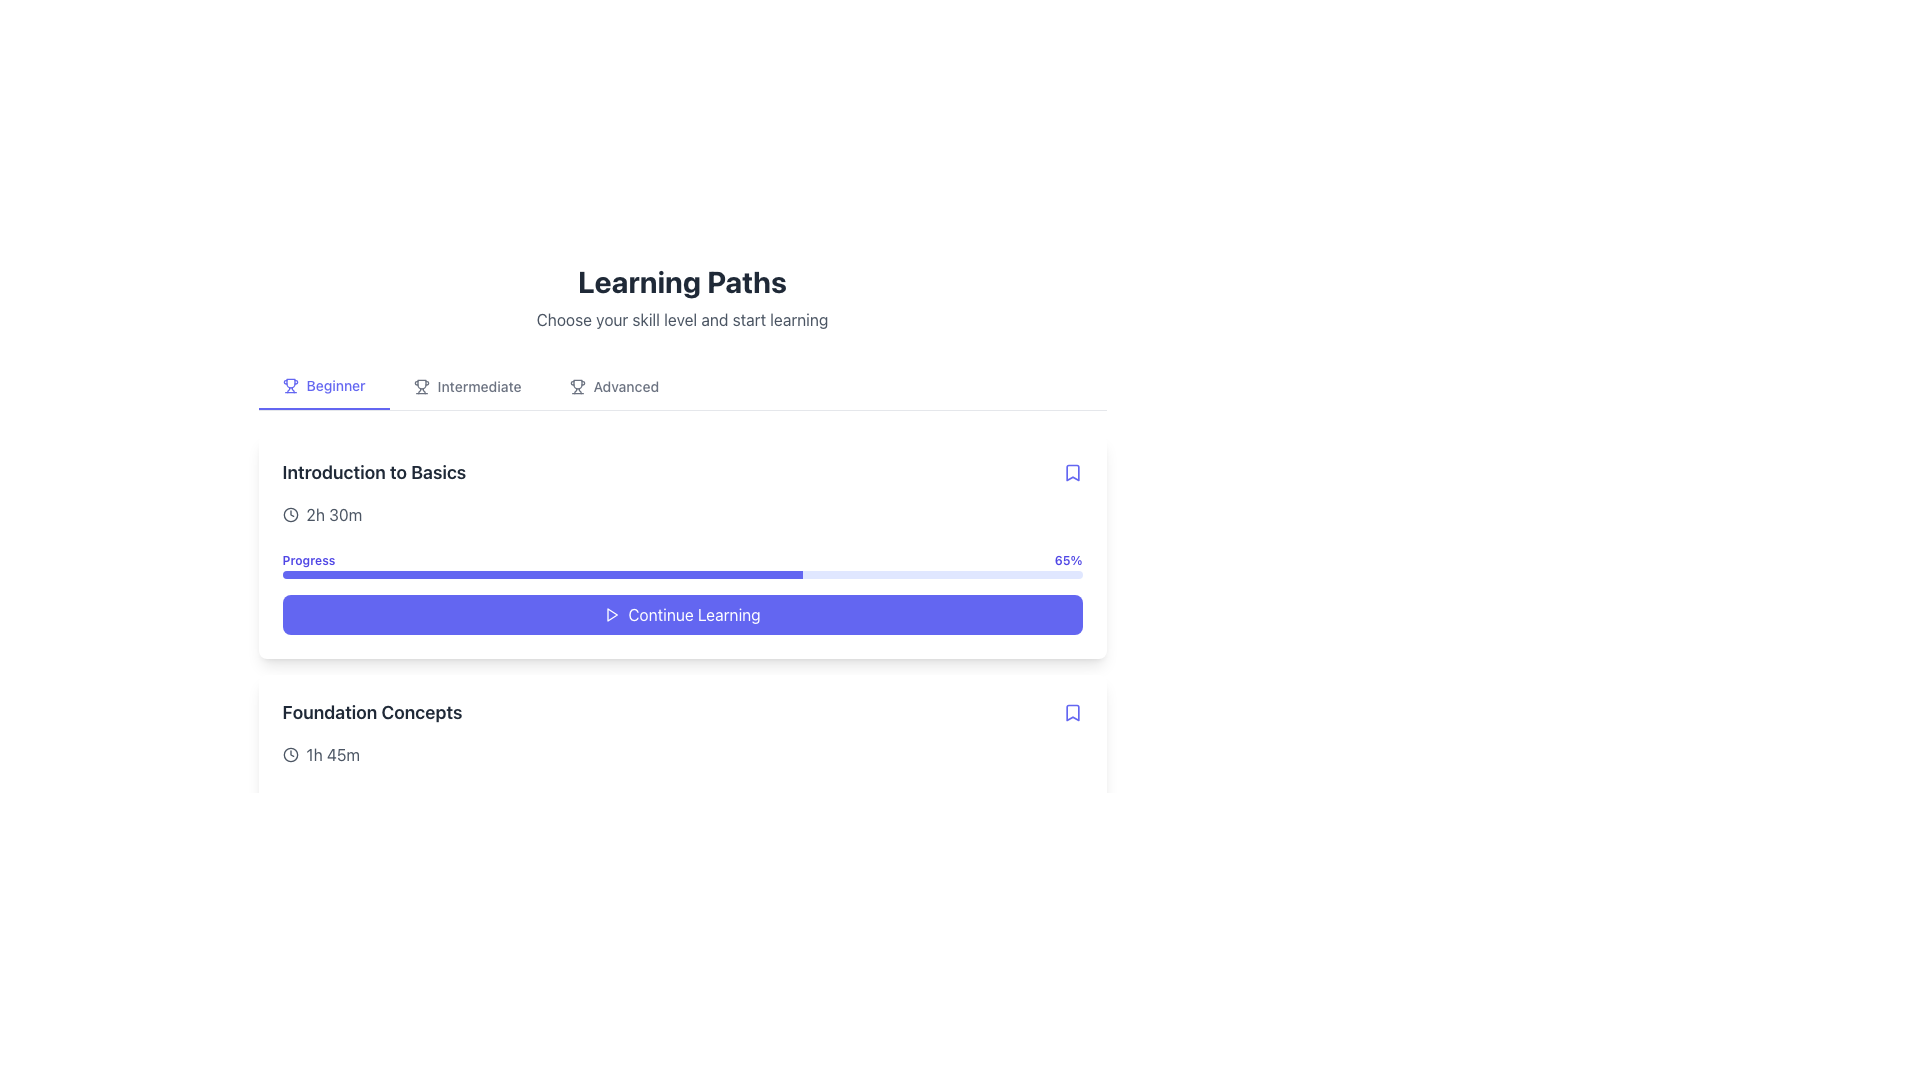  Describe the element at coordinates (1067, 560) in the screenshot. I see `progress percentage text displayed at the top-right corner of the progress indicator bar associated with the 'Introduction to Basics' section` at that location.